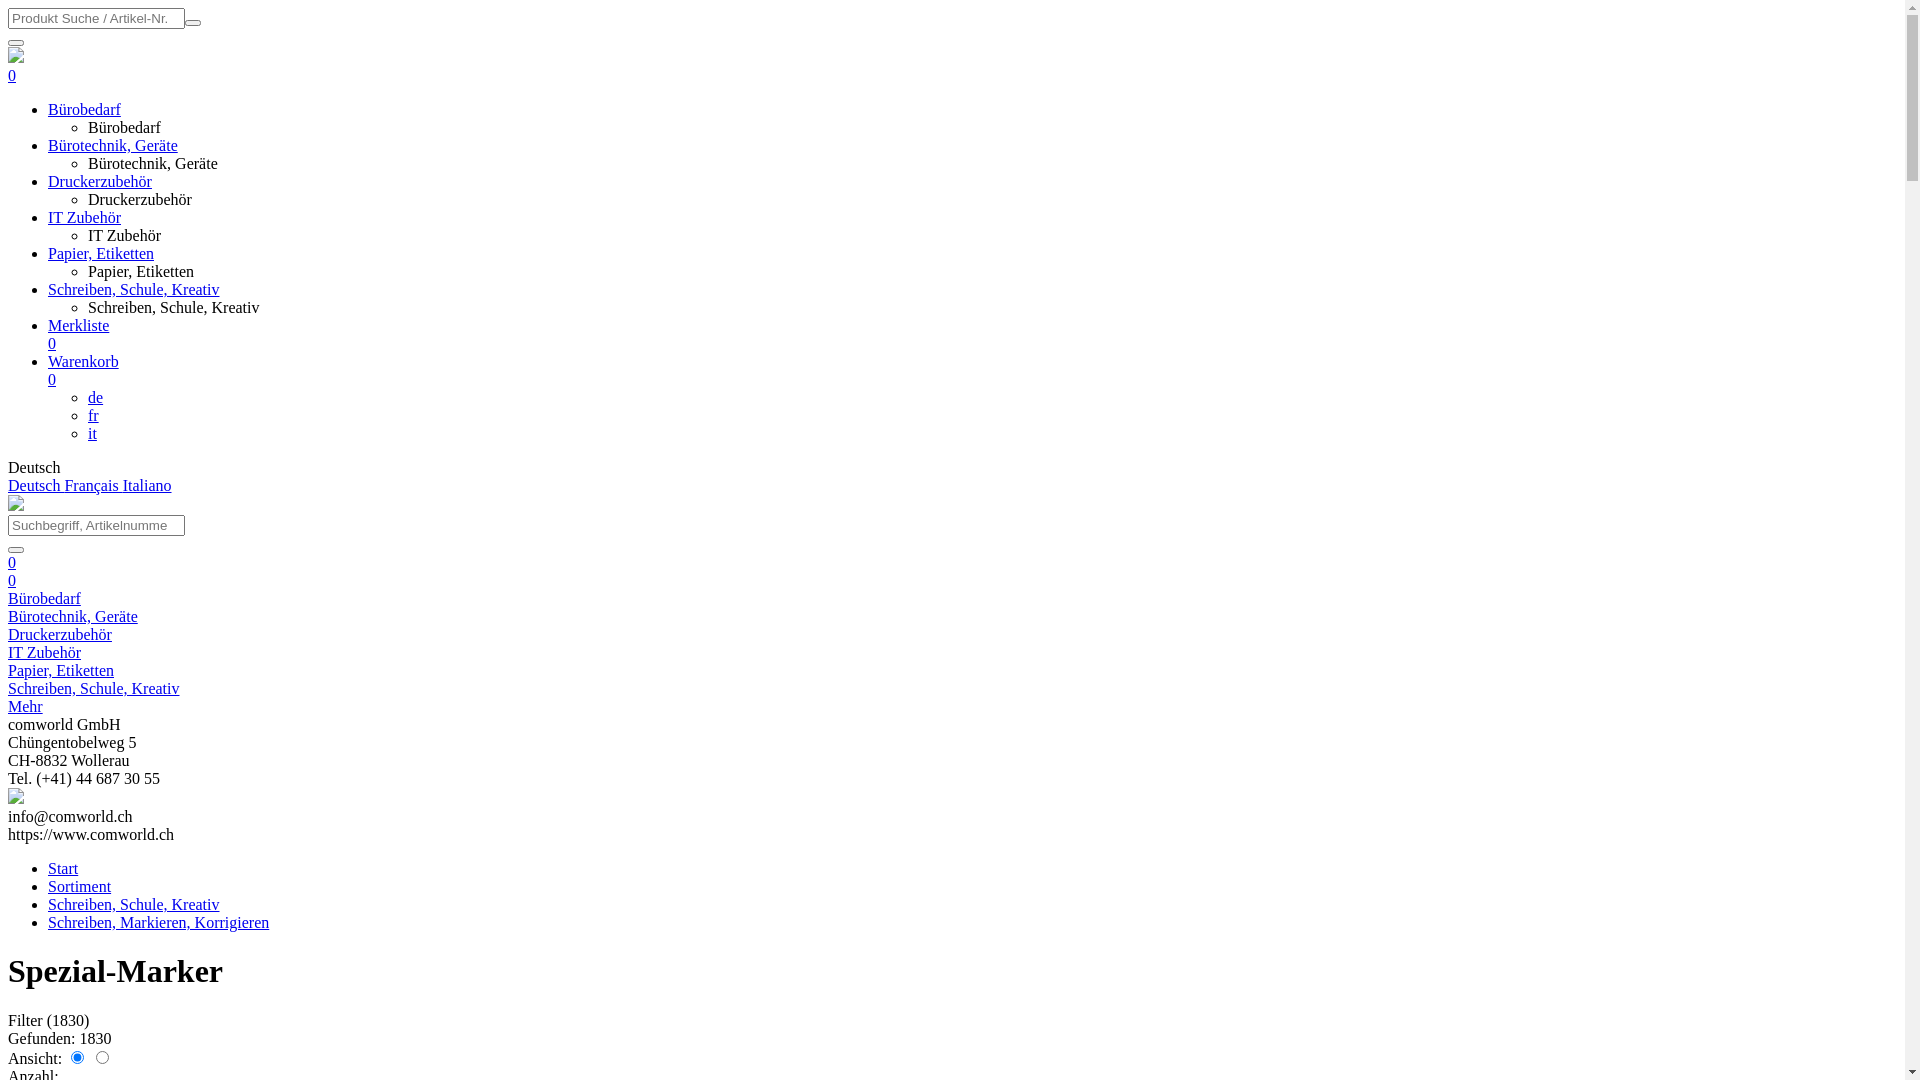  What do you see at coordinates (62, 867) in the screenshot?
I see `'Start'` at bounding box center [62, 867].